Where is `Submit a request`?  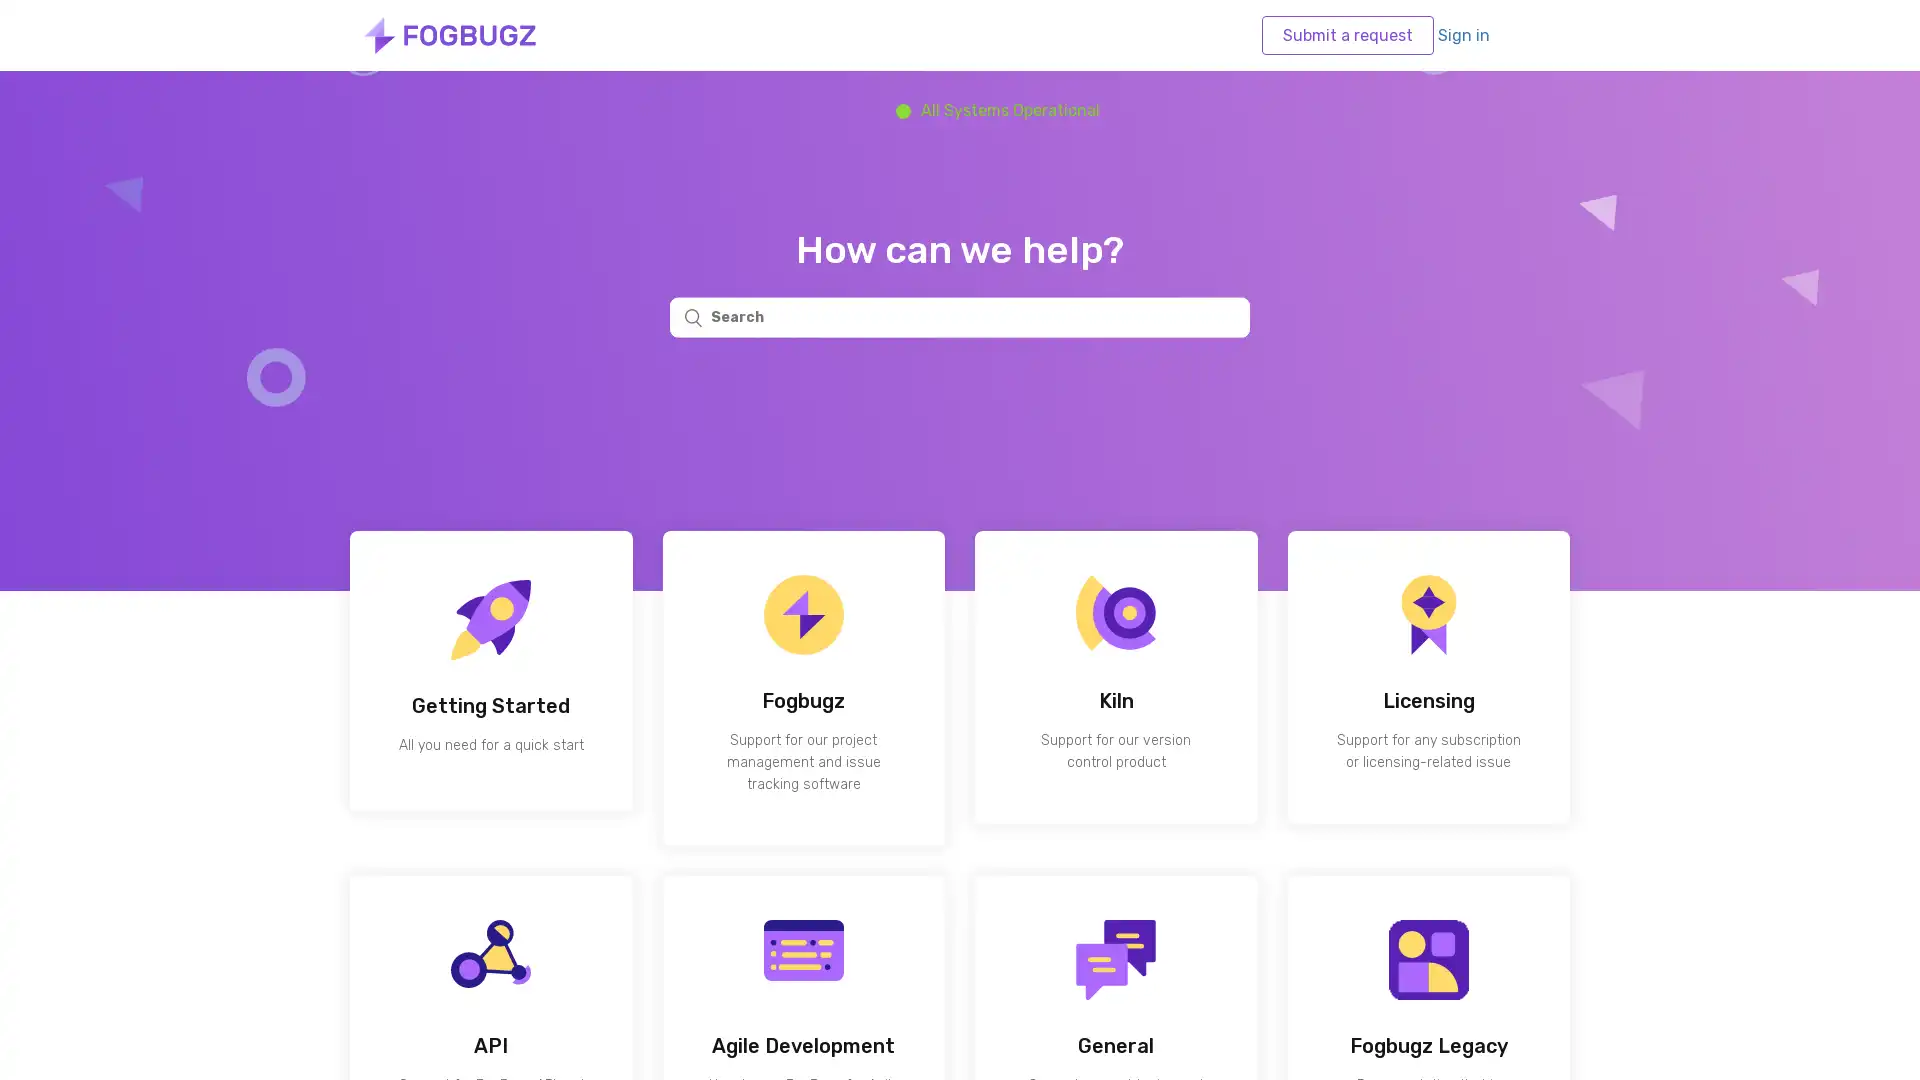
Submit a request is located at coordinates (1348, 34).